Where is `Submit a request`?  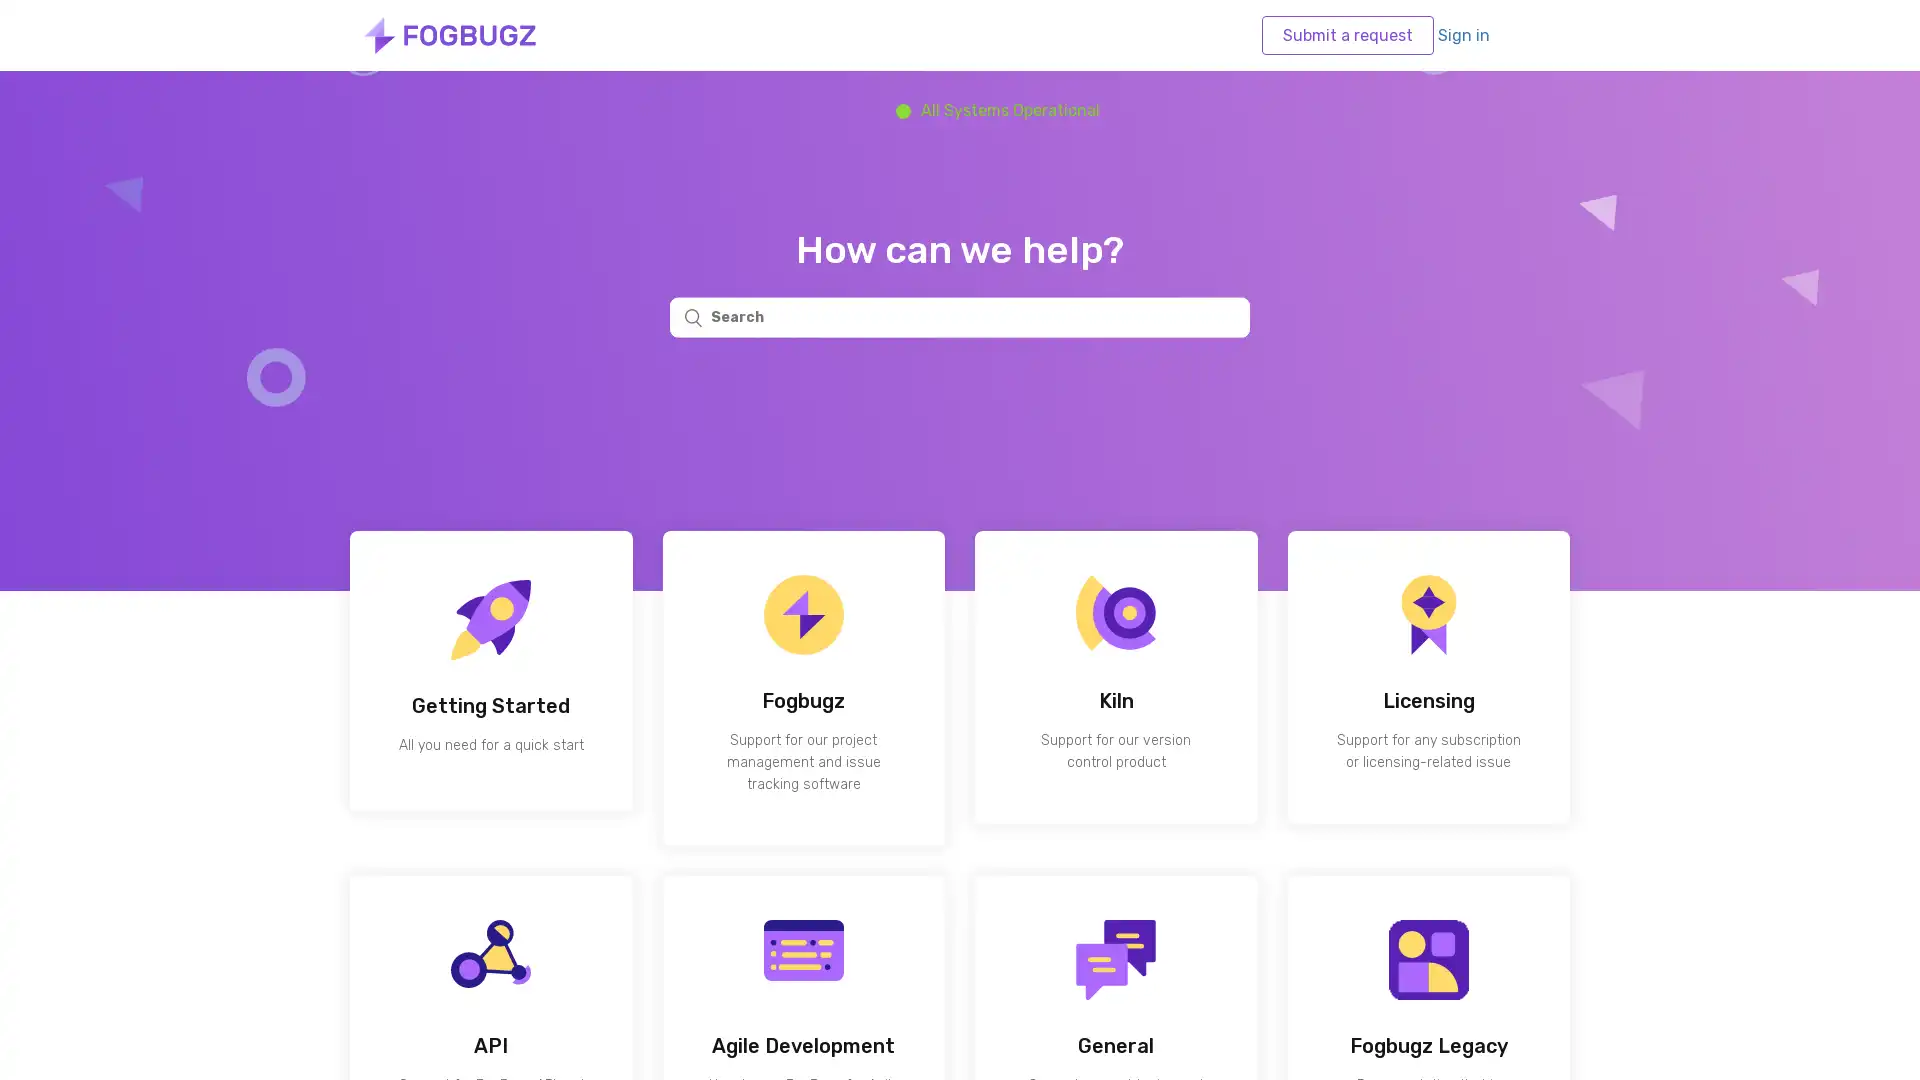
Submit a request is located at coordinates (1348, 34).